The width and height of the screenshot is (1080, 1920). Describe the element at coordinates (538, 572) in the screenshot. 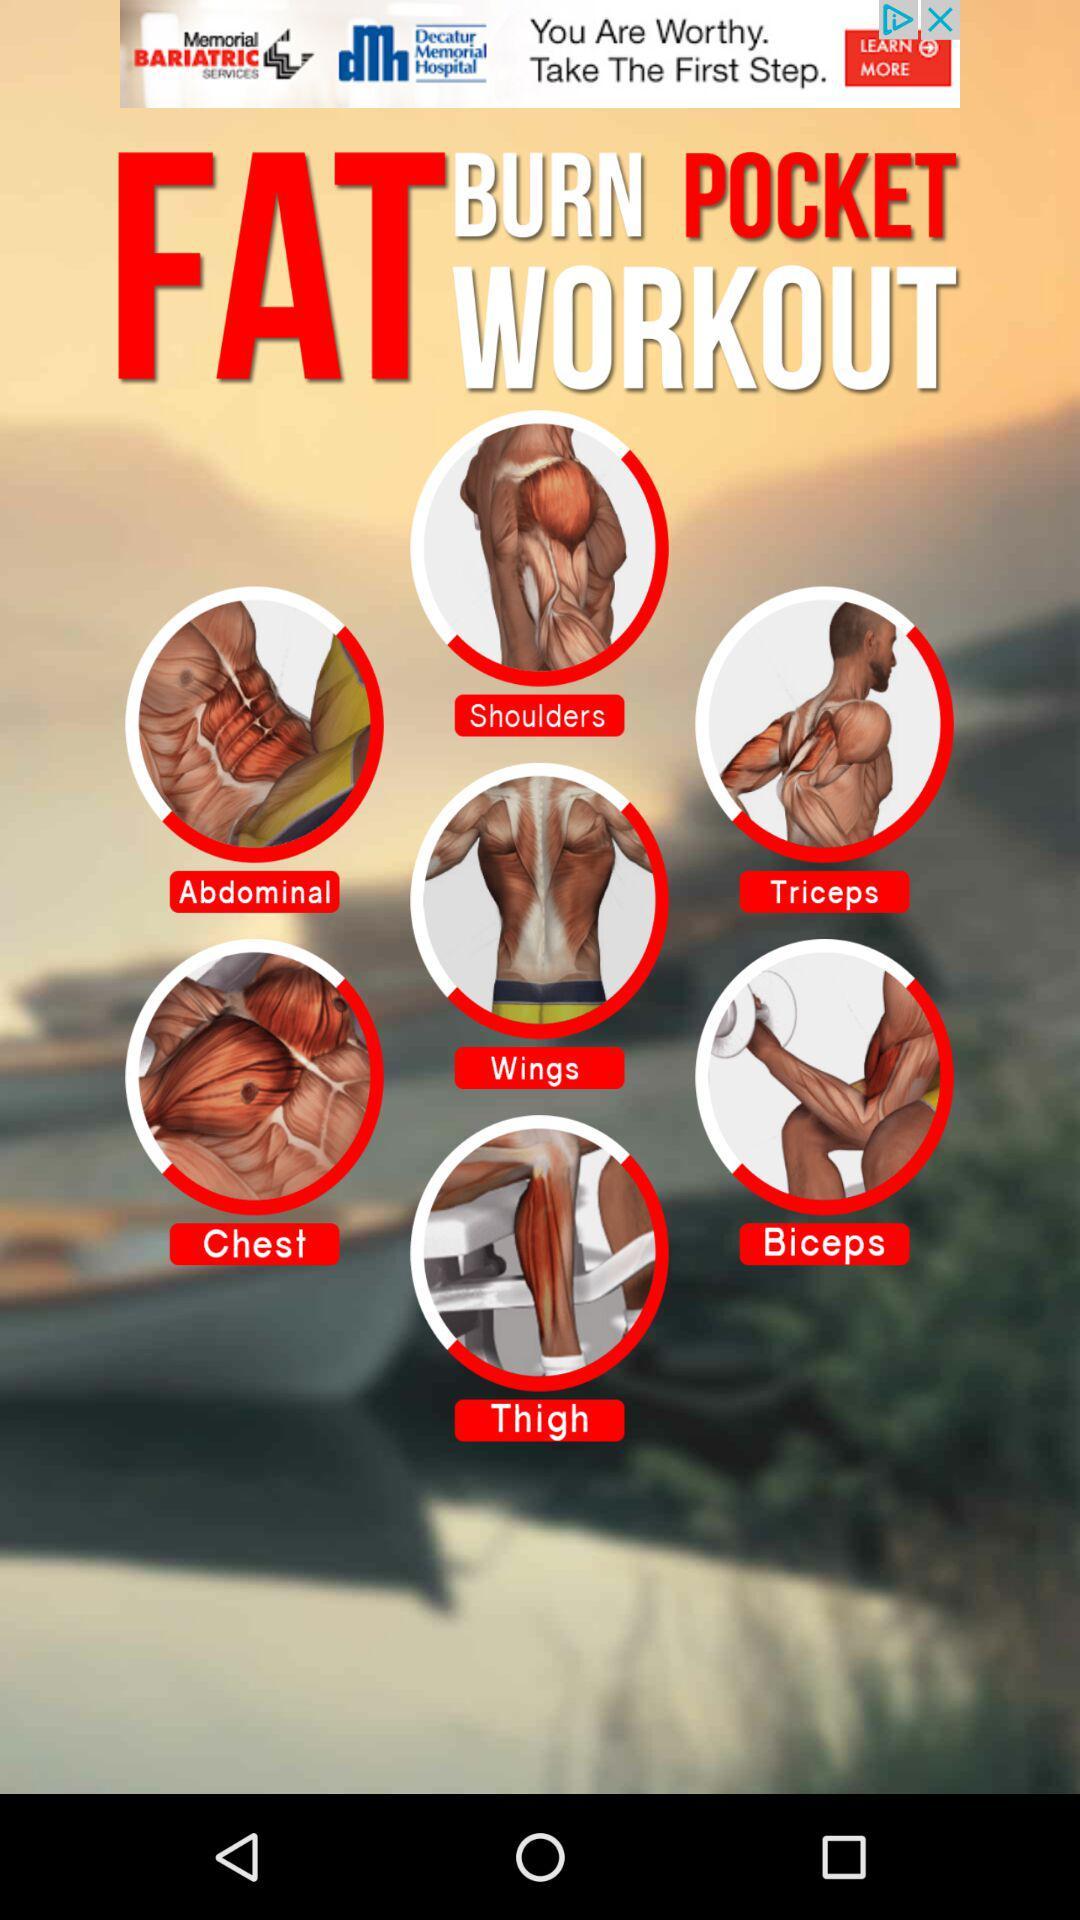

I see `shoulder` at that location.